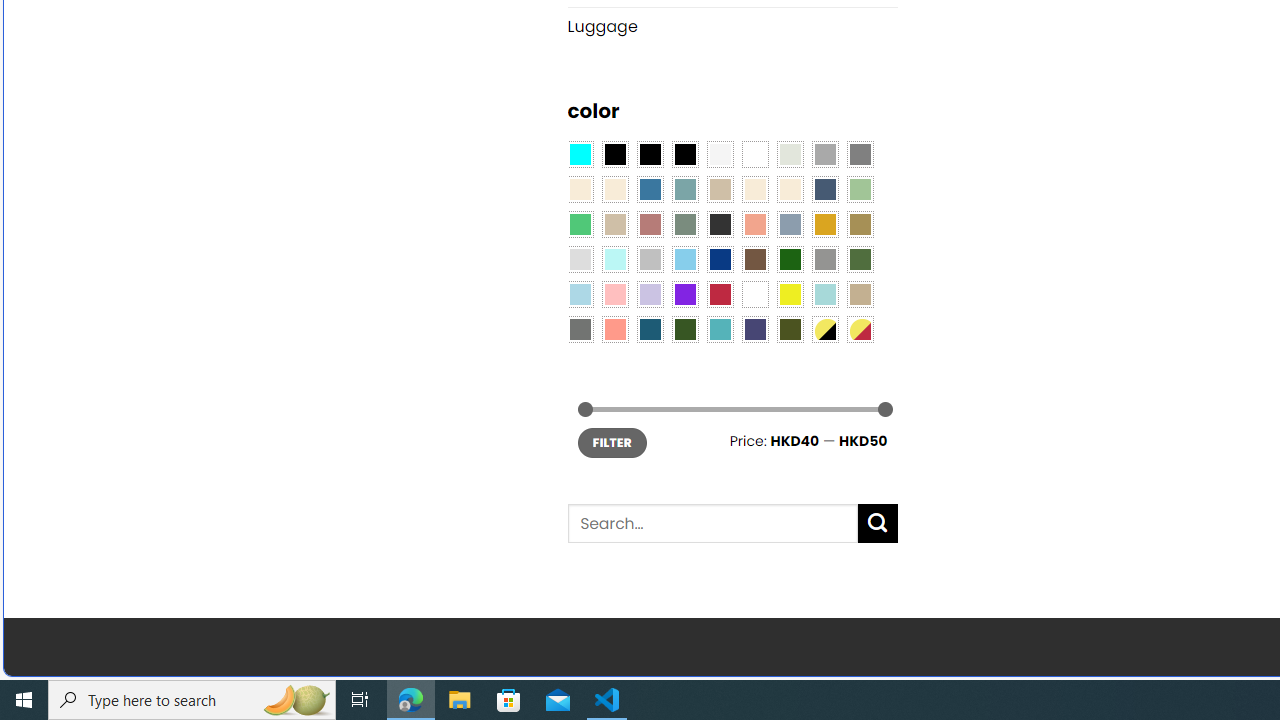 This screenshot has height=720, width=1280. I want to click on 'Emerald Green', so click(578, 225).